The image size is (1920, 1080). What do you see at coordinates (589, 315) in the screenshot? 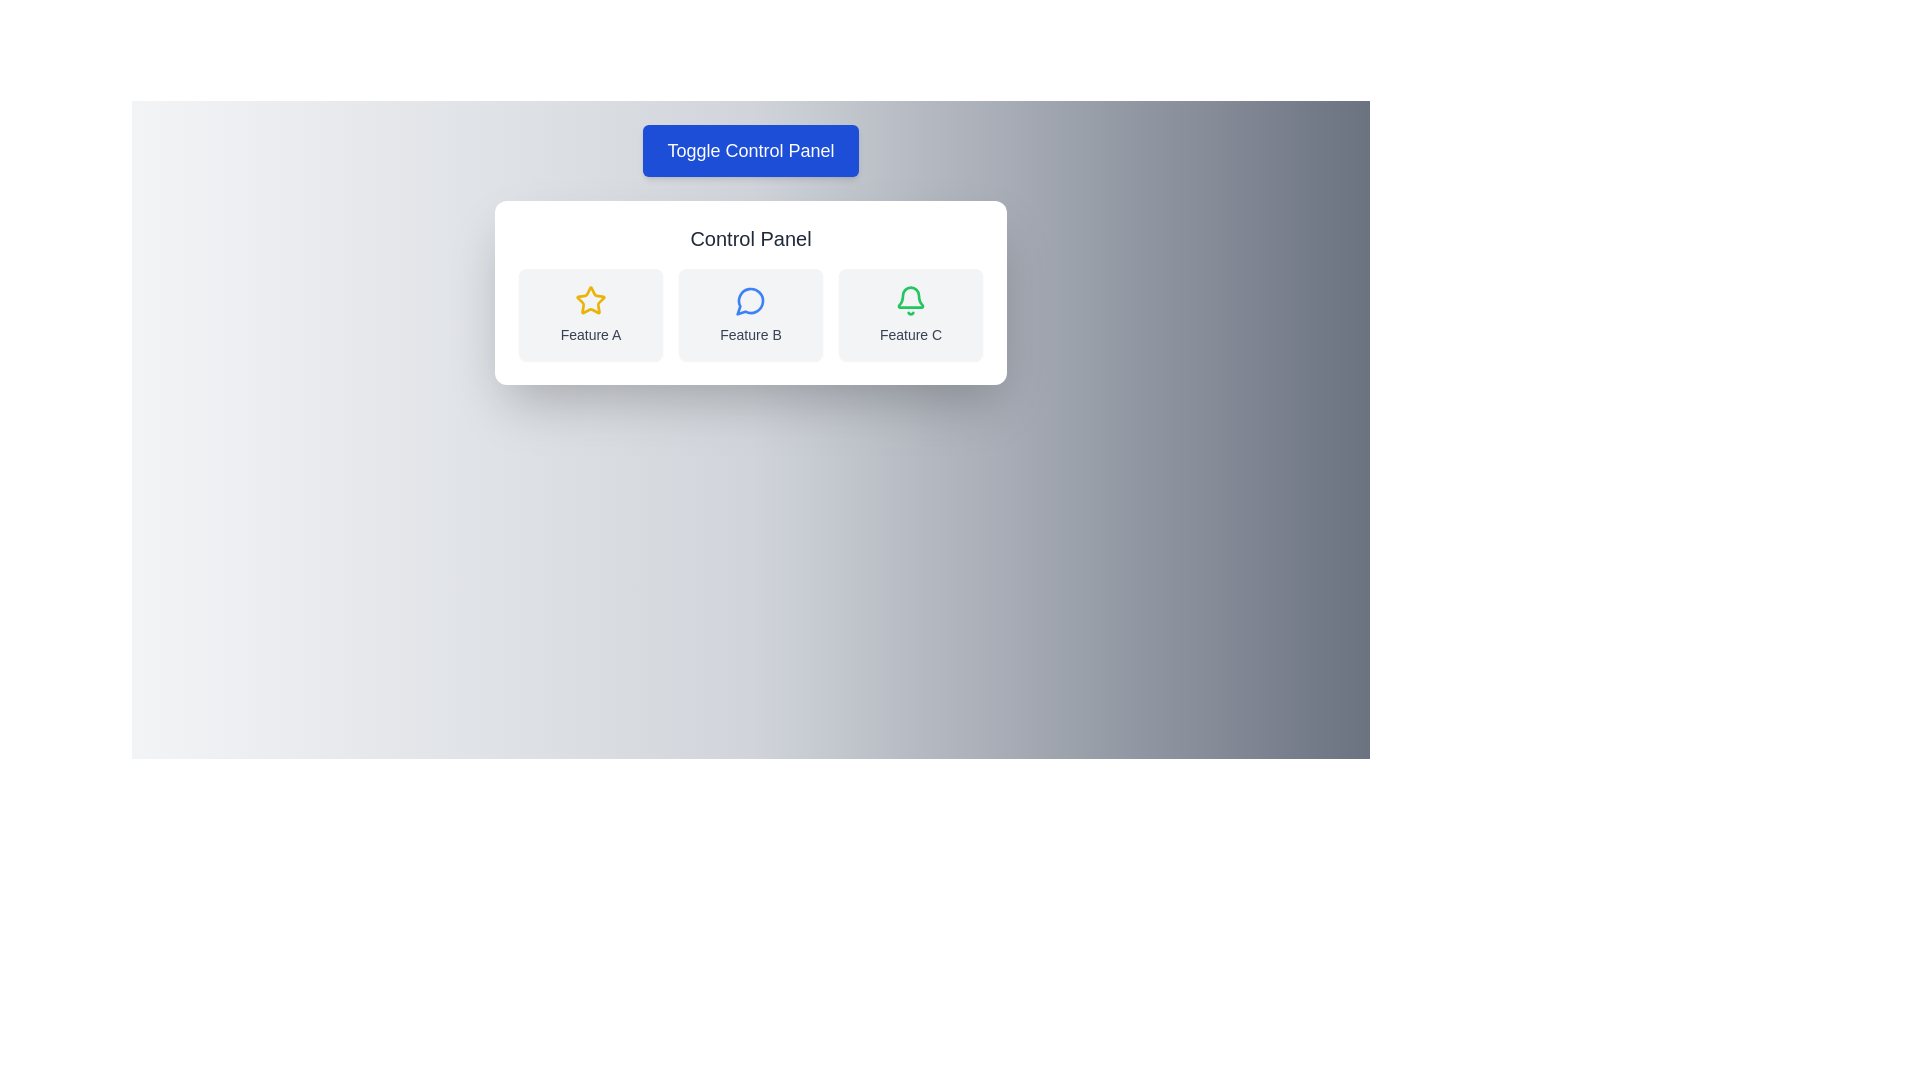
I see `the A feature card which is a rectangular area with a light gray background, rounded corners, featuring a yellow star icon and the text 'Feature A' in dark gray font, located` at bounding box center [589, 315].